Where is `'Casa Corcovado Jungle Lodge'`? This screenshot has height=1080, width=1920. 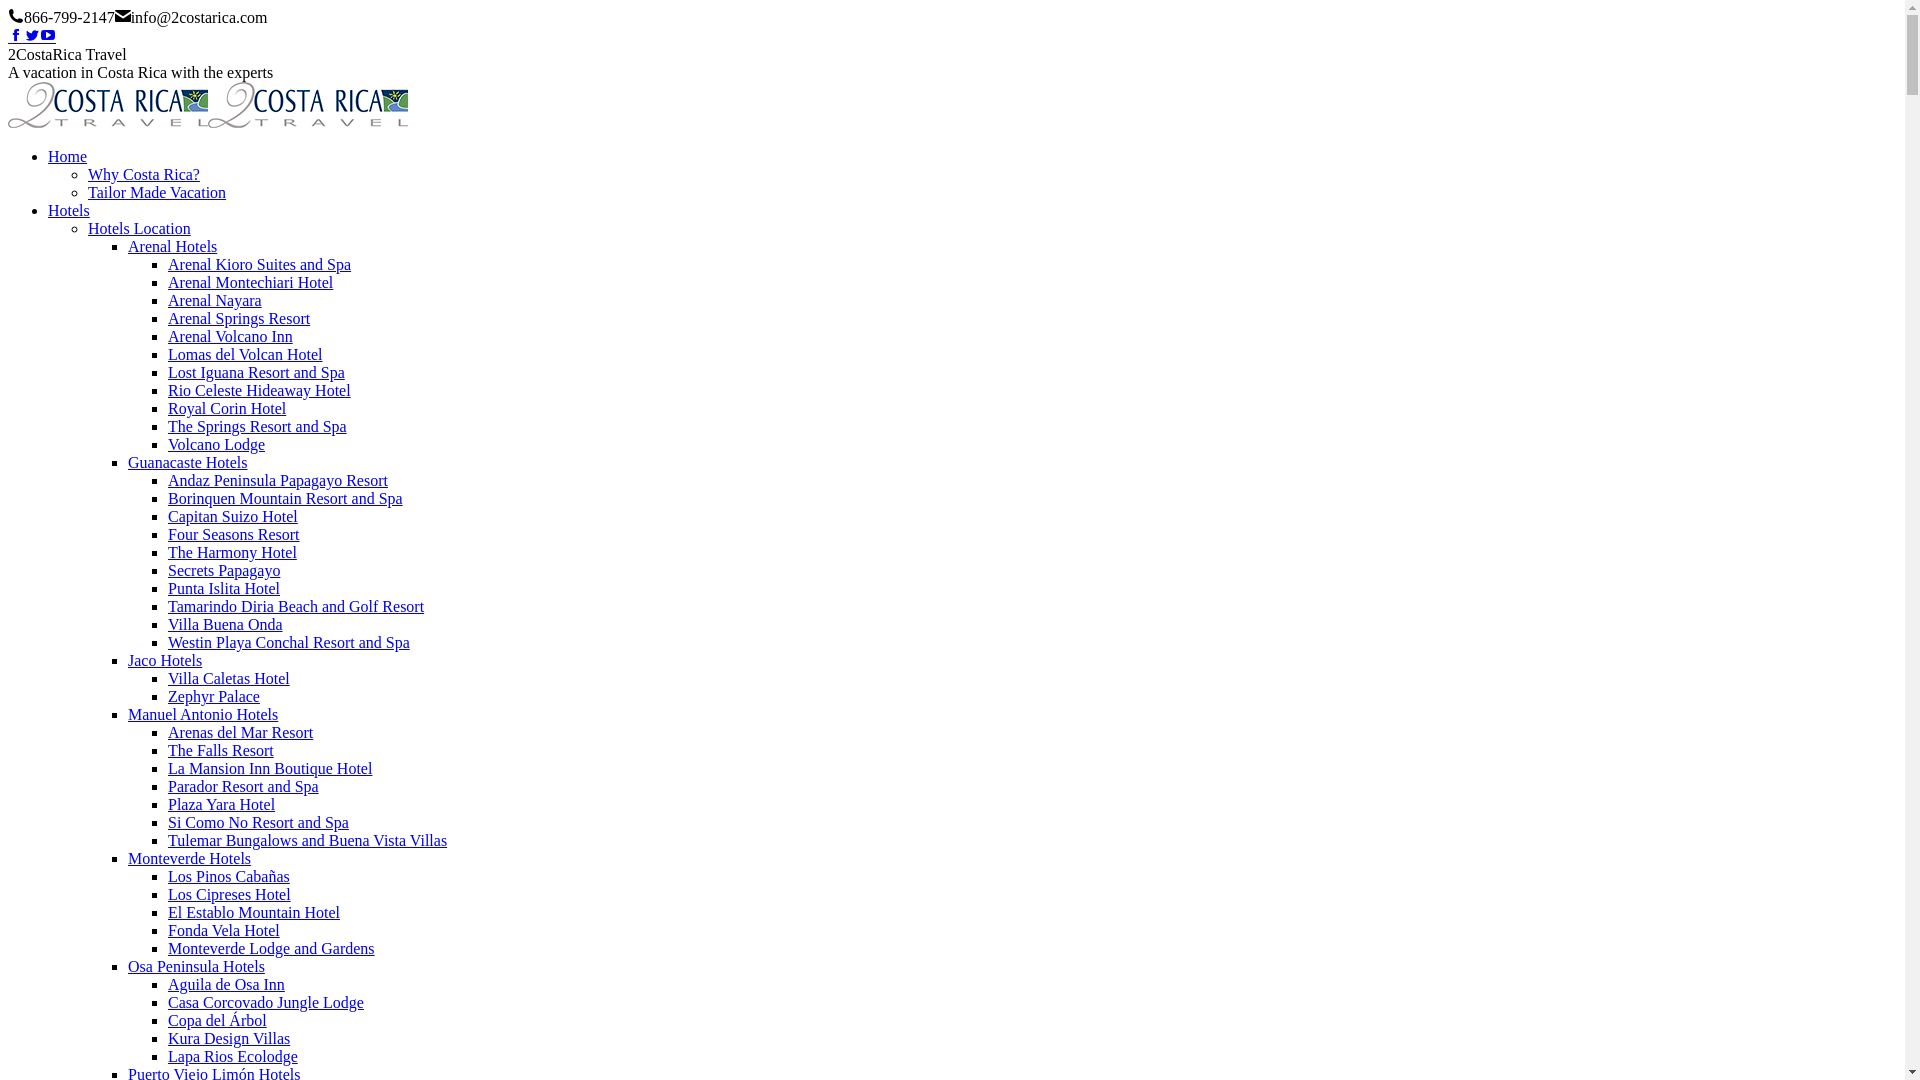 'Casa Corcovado Jungle Lodge' is located at coordinates (168, 1002).